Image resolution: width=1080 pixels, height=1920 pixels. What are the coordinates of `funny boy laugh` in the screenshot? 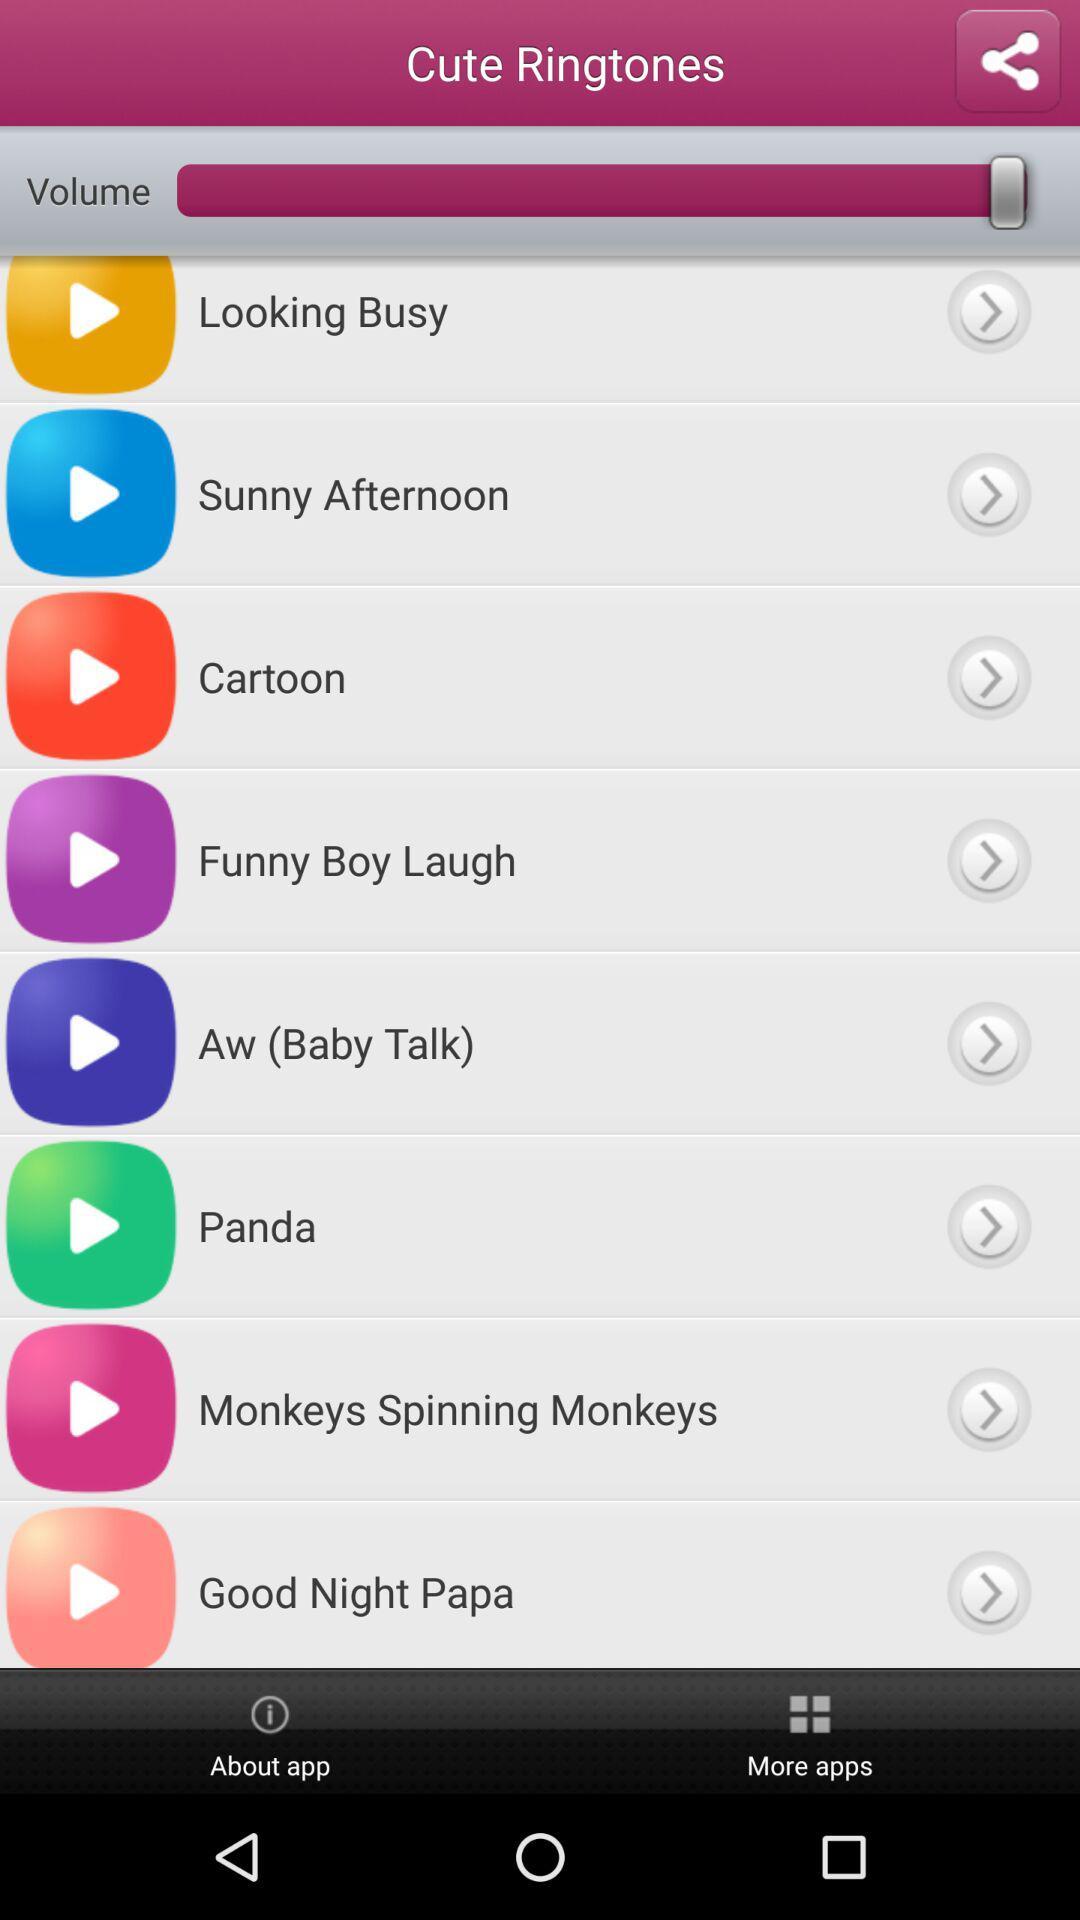 It's located at (987, 859).